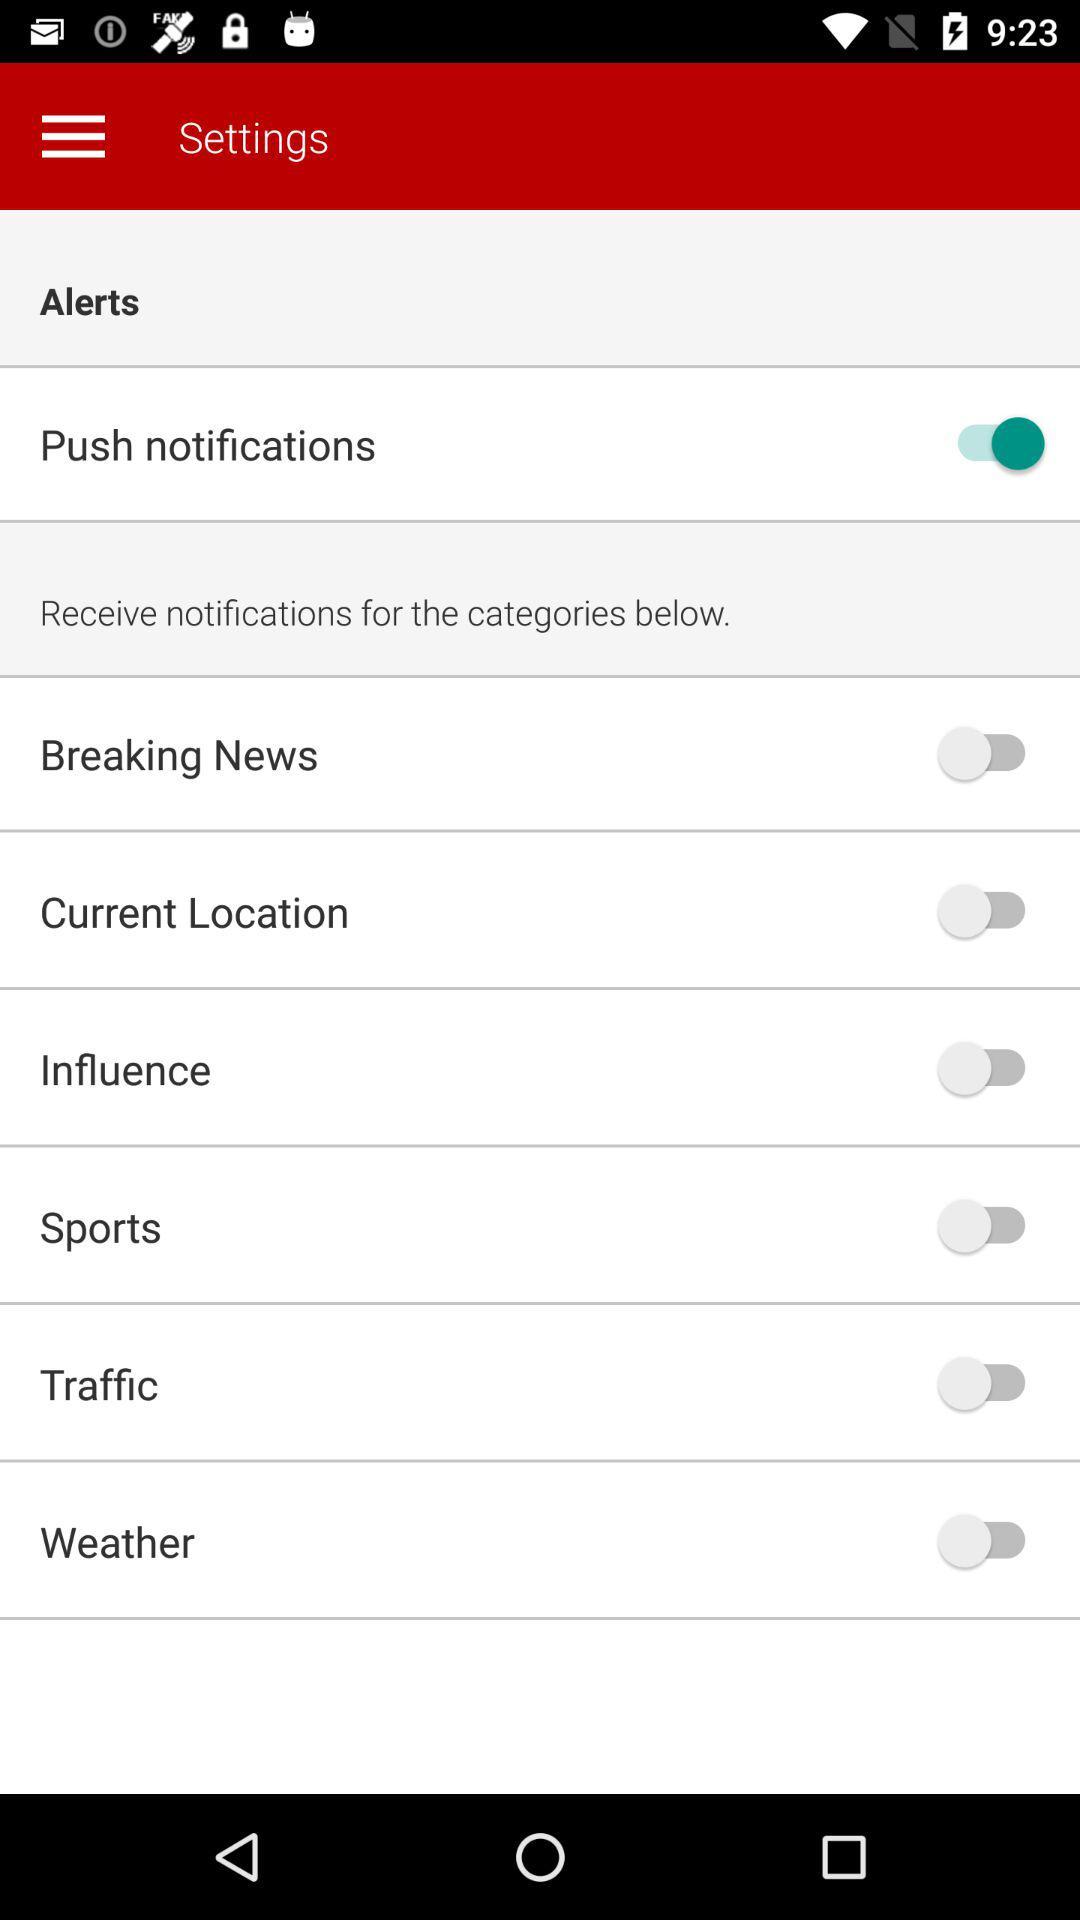  Describe the element at coordinates (991, 1224) in the screenshot. I see `sports alerts` at that location.